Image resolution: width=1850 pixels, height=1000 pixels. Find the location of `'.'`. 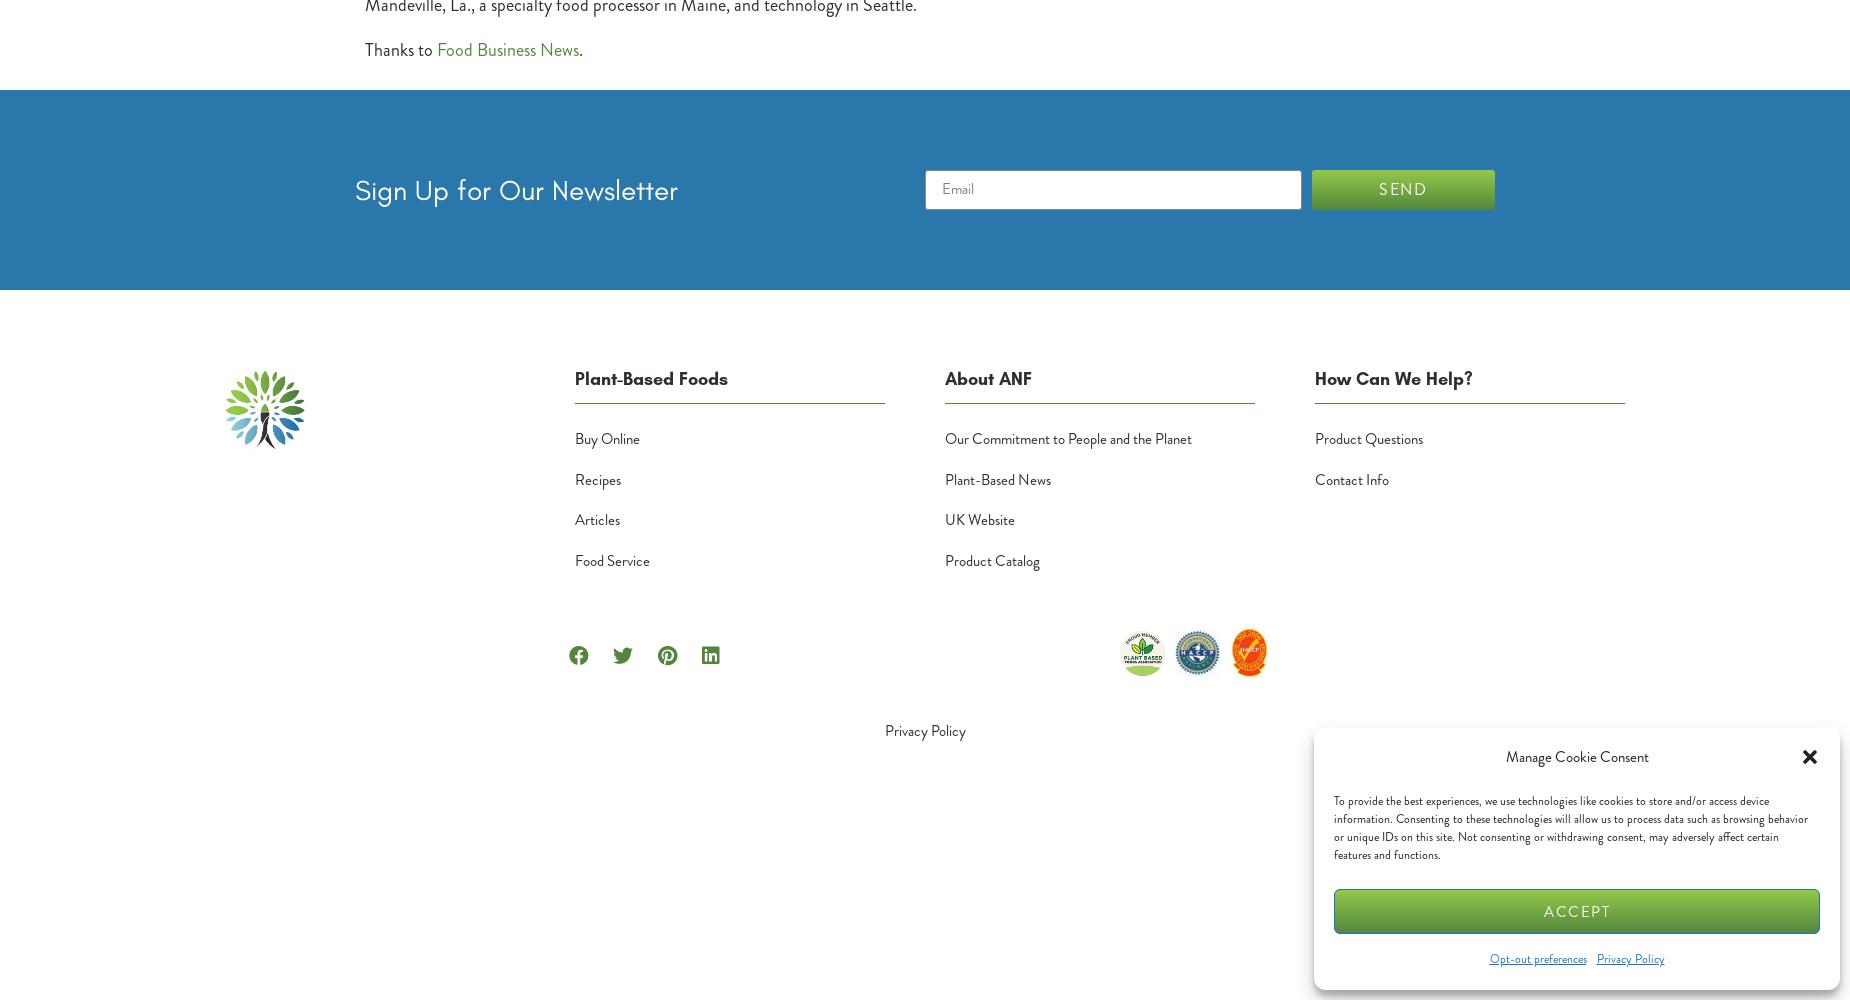

'.' is located at coordinates (579, 49).